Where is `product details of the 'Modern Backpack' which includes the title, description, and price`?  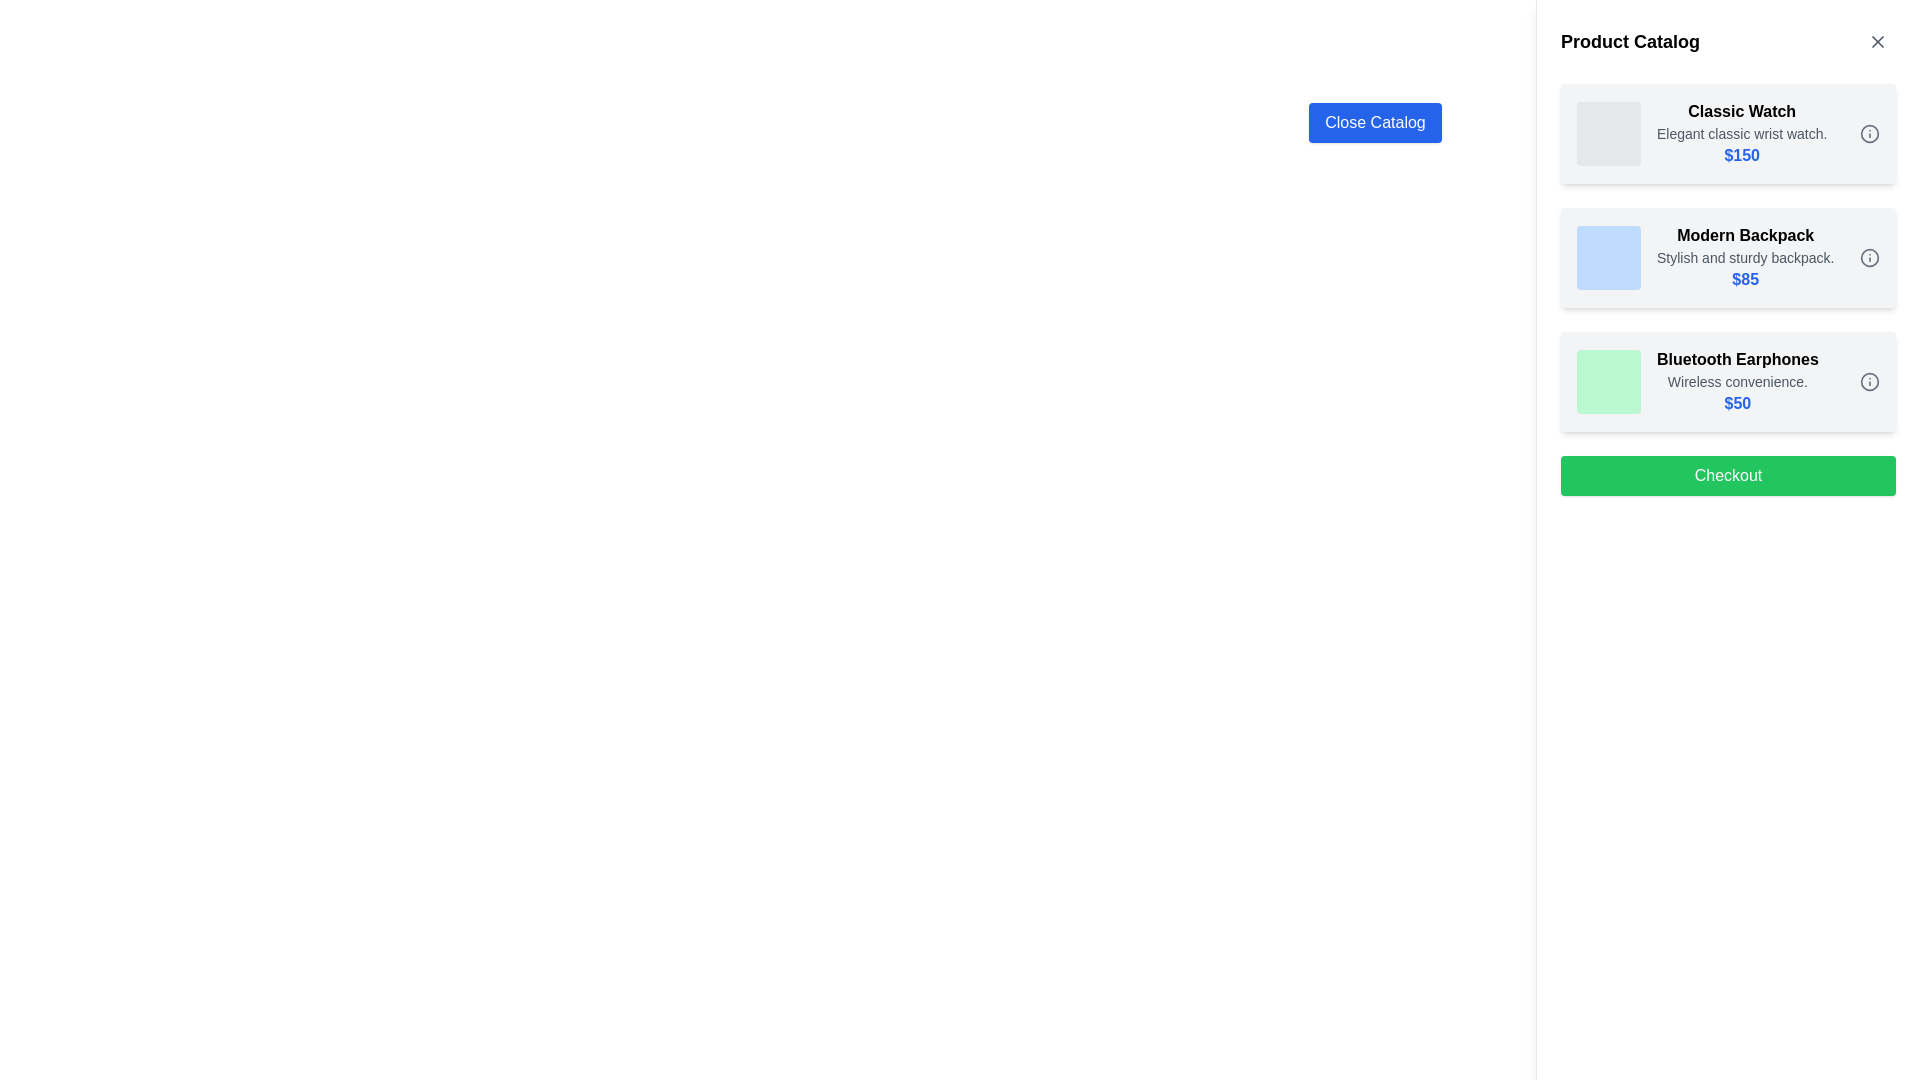 product details of the 'Modern Backpack' which includes the title, description, and price is located at coordinates (1744, 257).